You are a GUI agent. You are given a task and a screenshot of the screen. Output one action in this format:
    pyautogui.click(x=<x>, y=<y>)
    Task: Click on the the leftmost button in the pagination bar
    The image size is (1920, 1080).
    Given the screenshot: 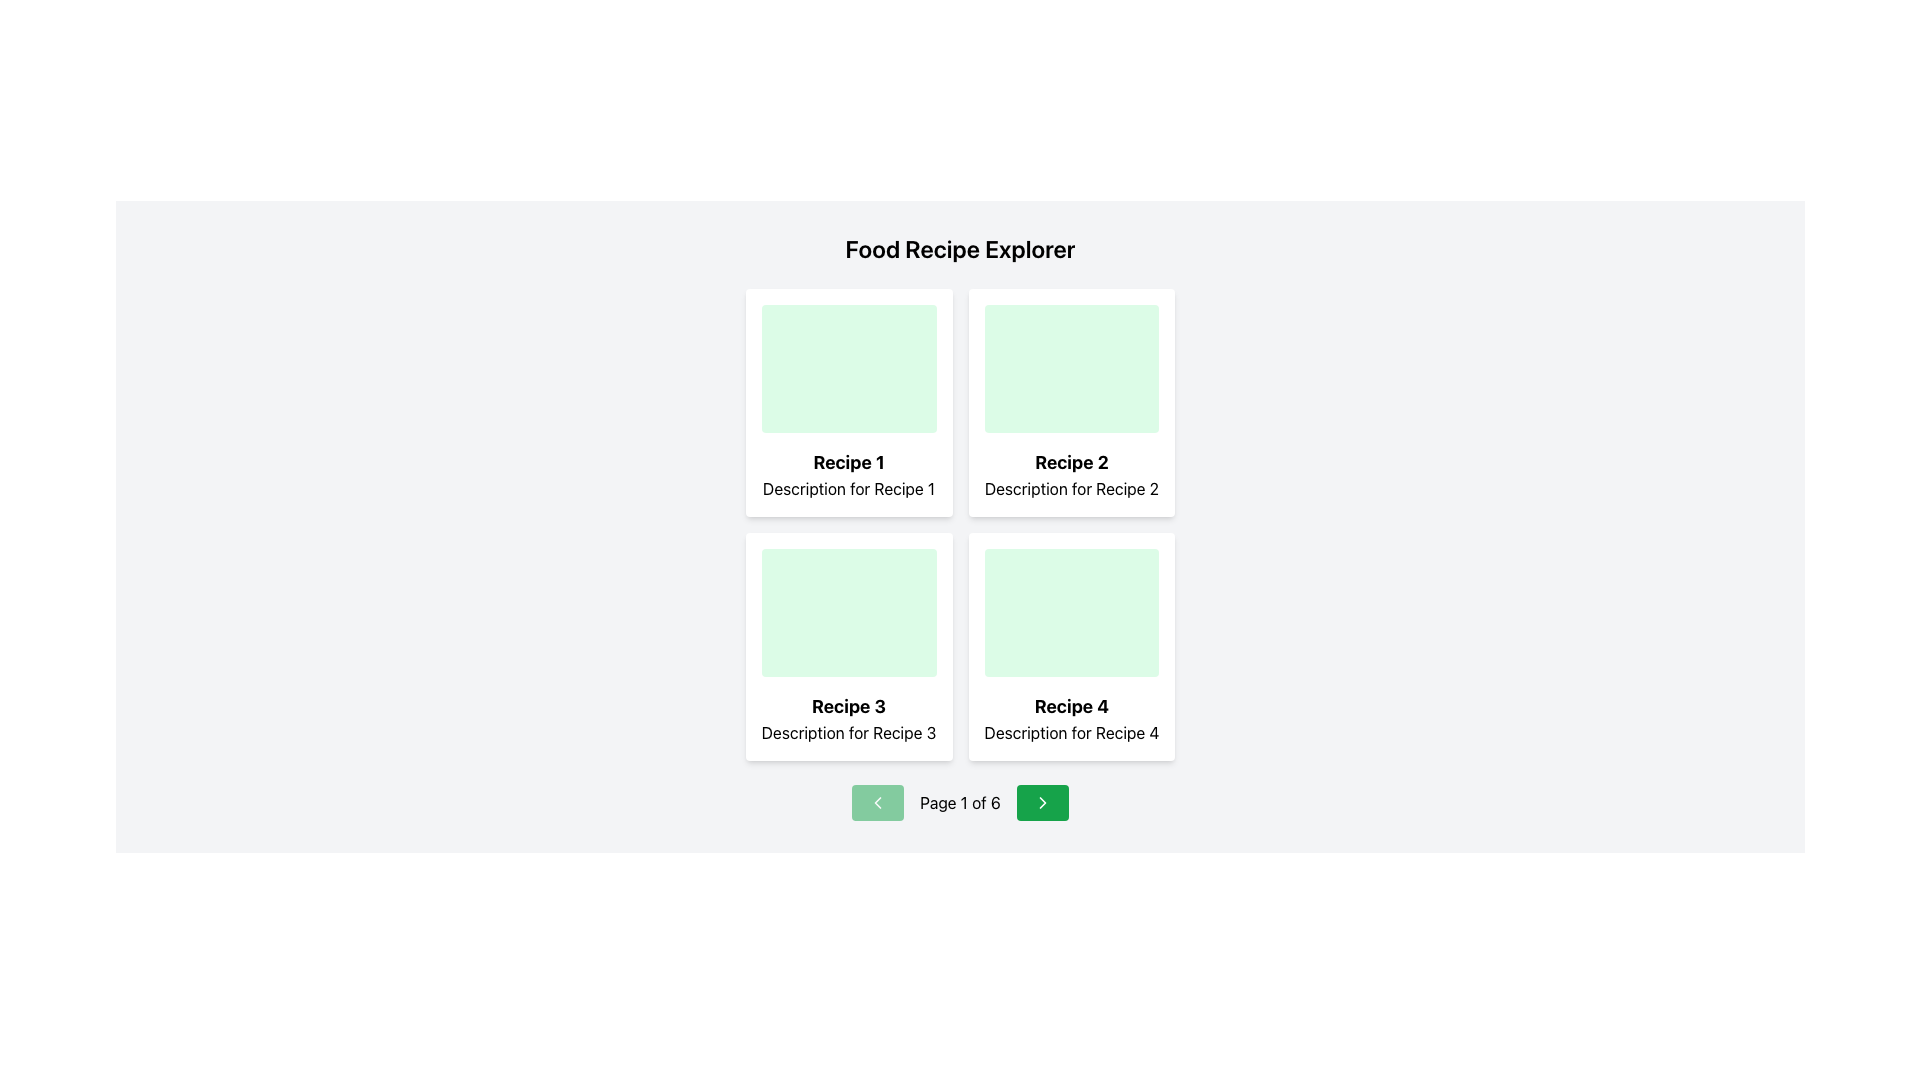 What is the action you would take?
    pyautogui.click(x=878, y=801)
    